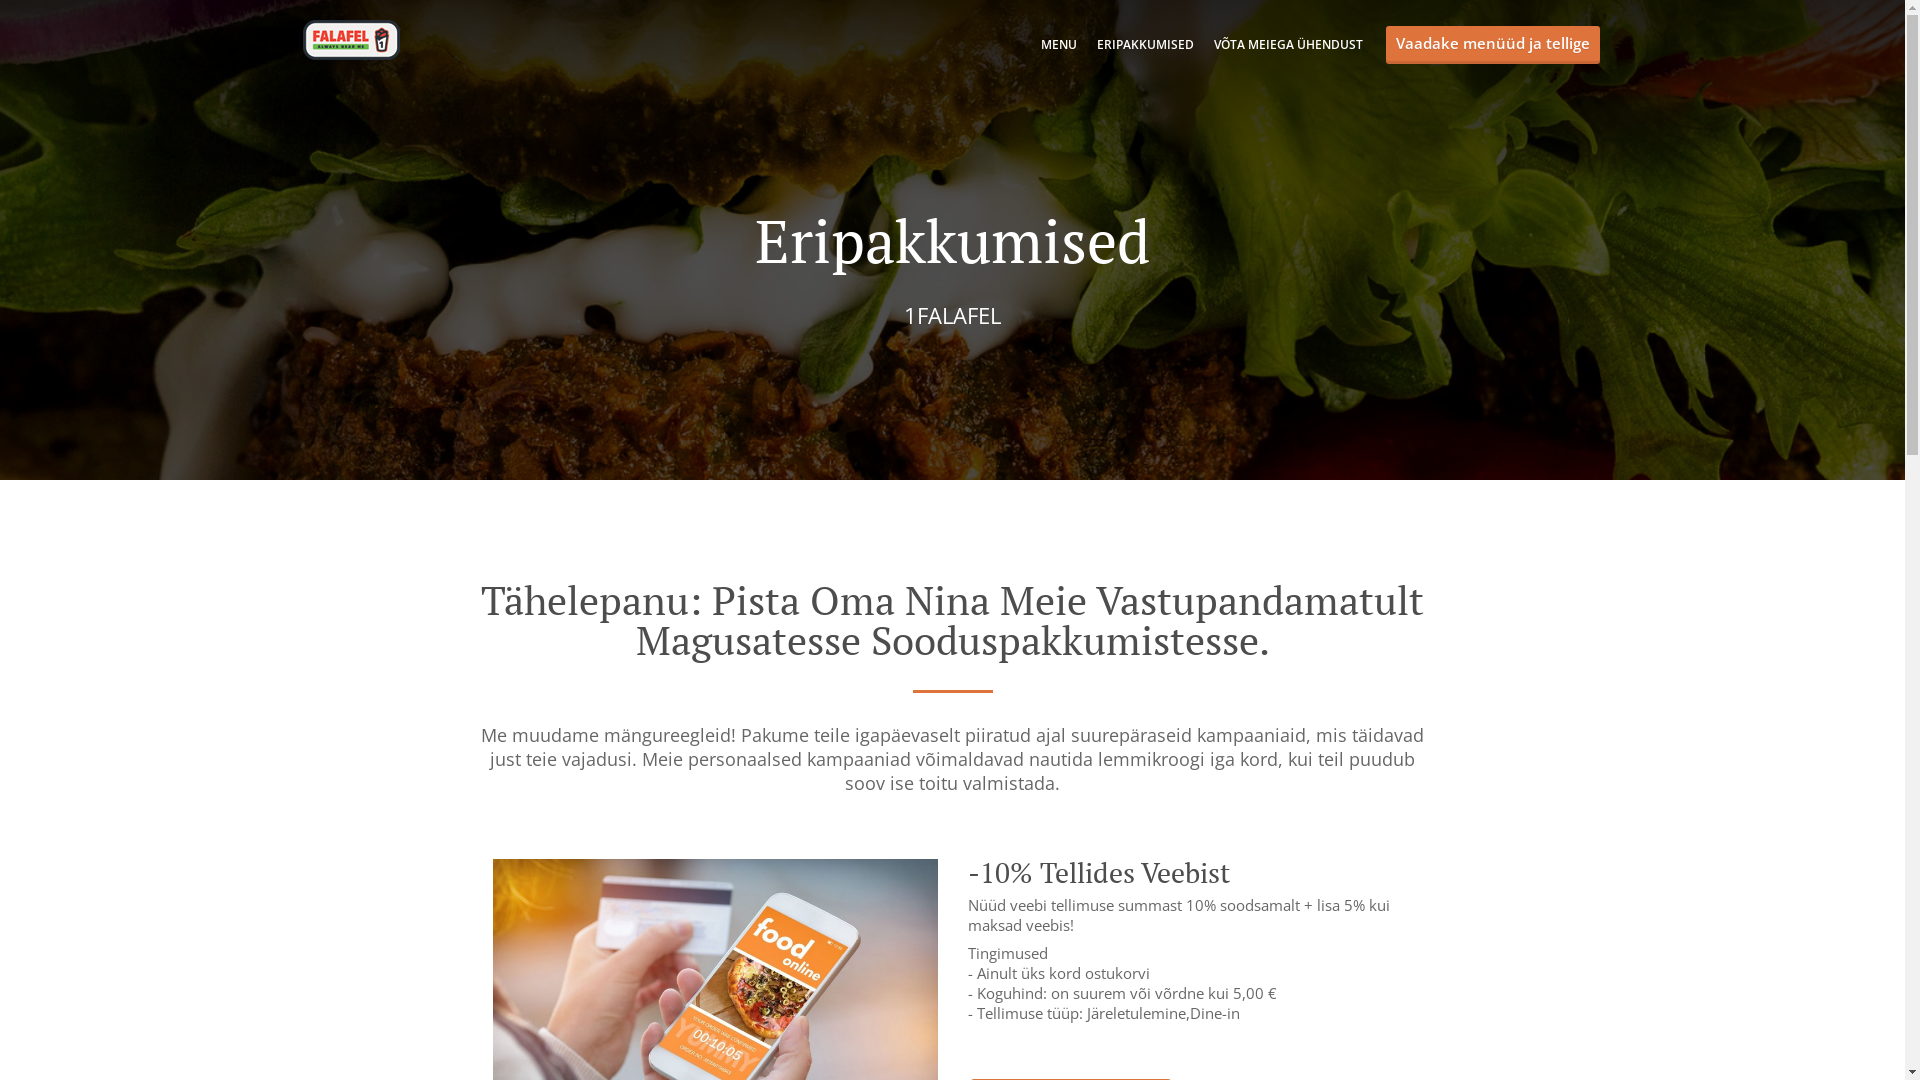  Describe the element at coordinates (1144, 44) in the screenshot. I see `'ERIPAKKUMISED'` at that location.